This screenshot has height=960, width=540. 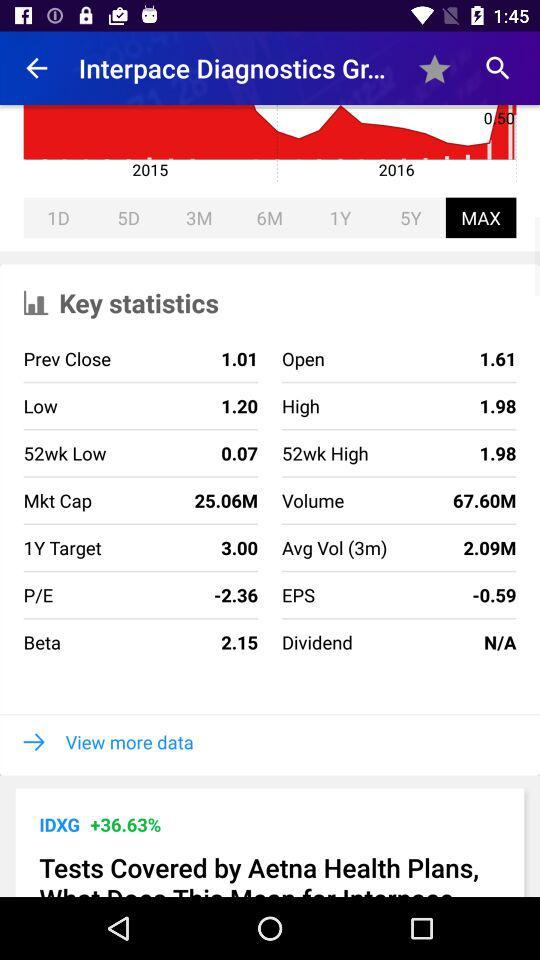 I want to click on icon next to the 1y target, so click(x=179, y=547).